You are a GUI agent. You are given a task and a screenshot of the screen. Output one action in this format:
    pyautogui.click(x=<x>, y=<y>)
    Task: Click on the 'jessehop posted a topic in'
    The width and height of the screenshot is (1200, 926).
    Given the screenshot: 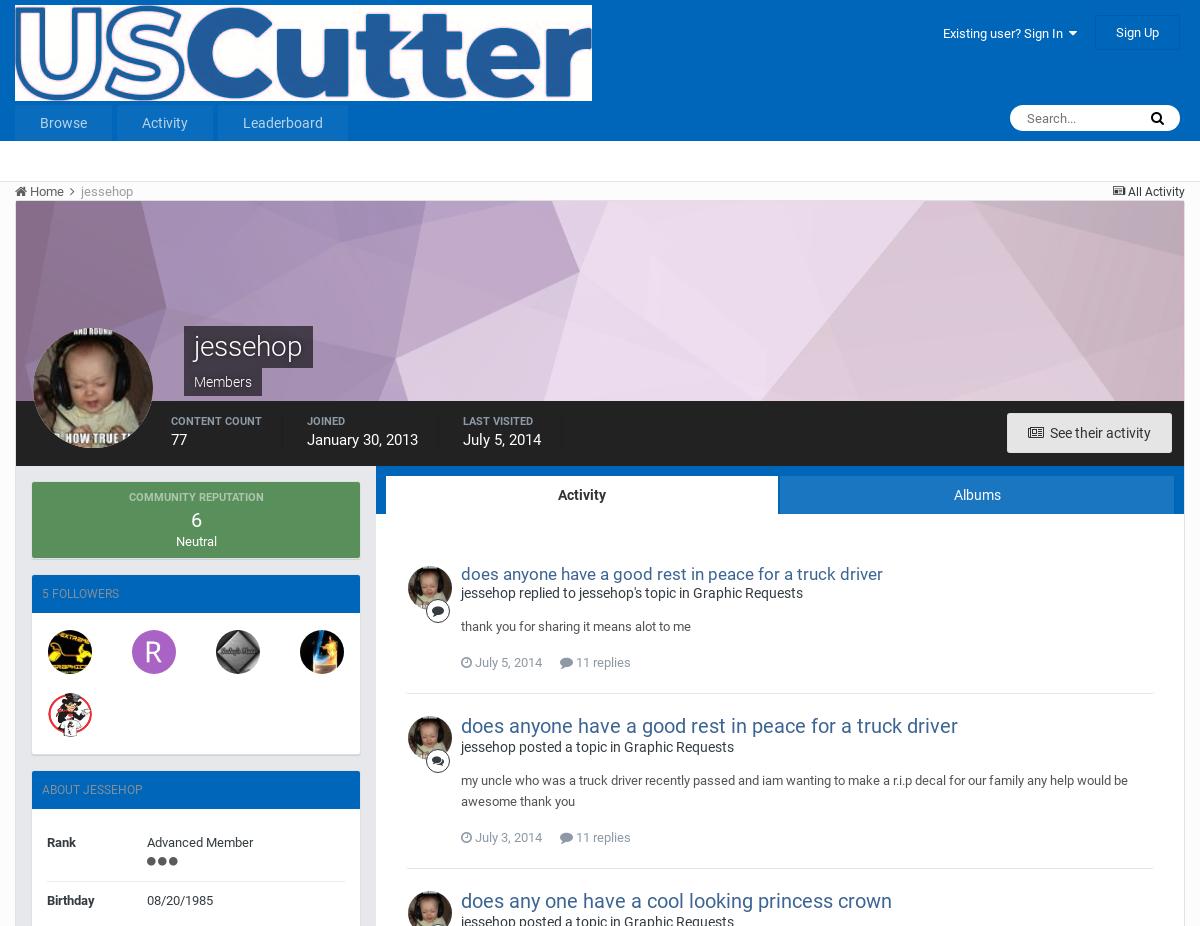 What is the action you would take?
    pyautogui.click(x=541, y=747)
    